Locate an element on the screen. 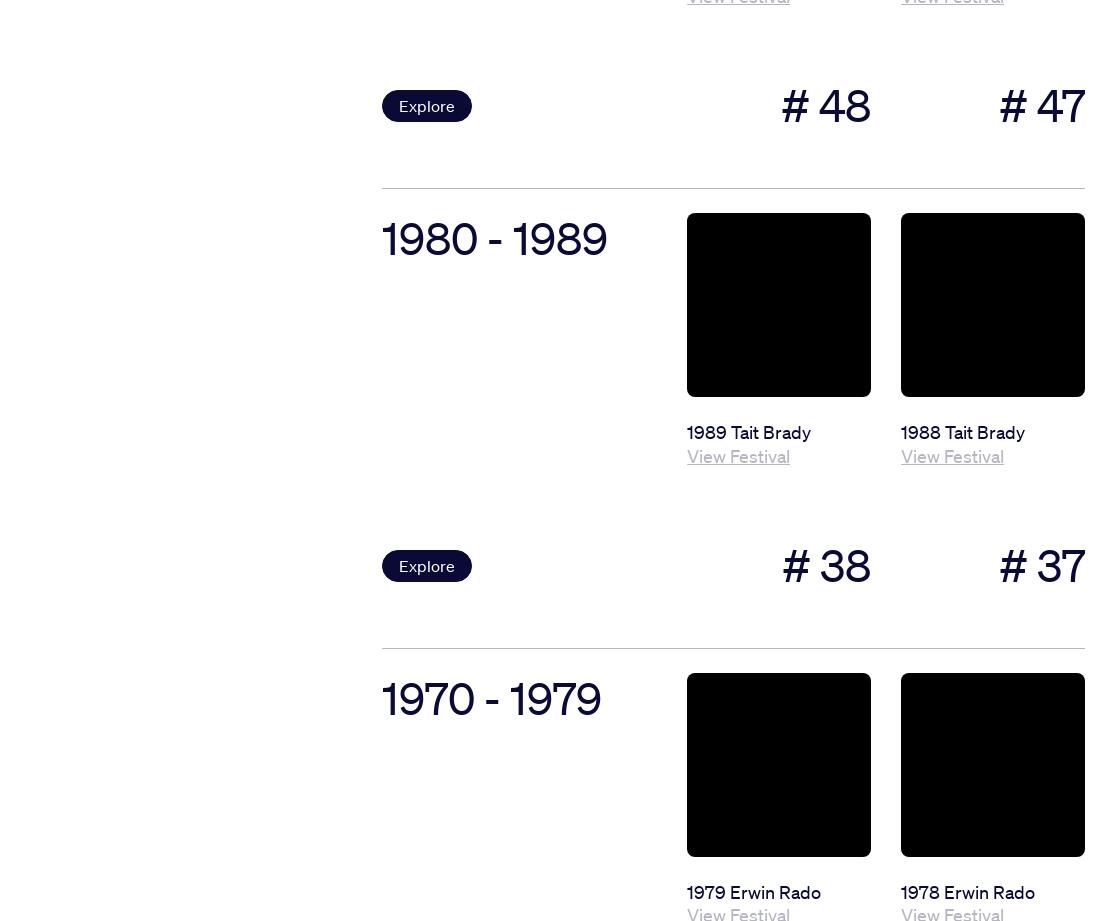 The width and height of the screenshot is (1100, 921). '1978 Erwin Rado' is located at coordinates (967, 889).